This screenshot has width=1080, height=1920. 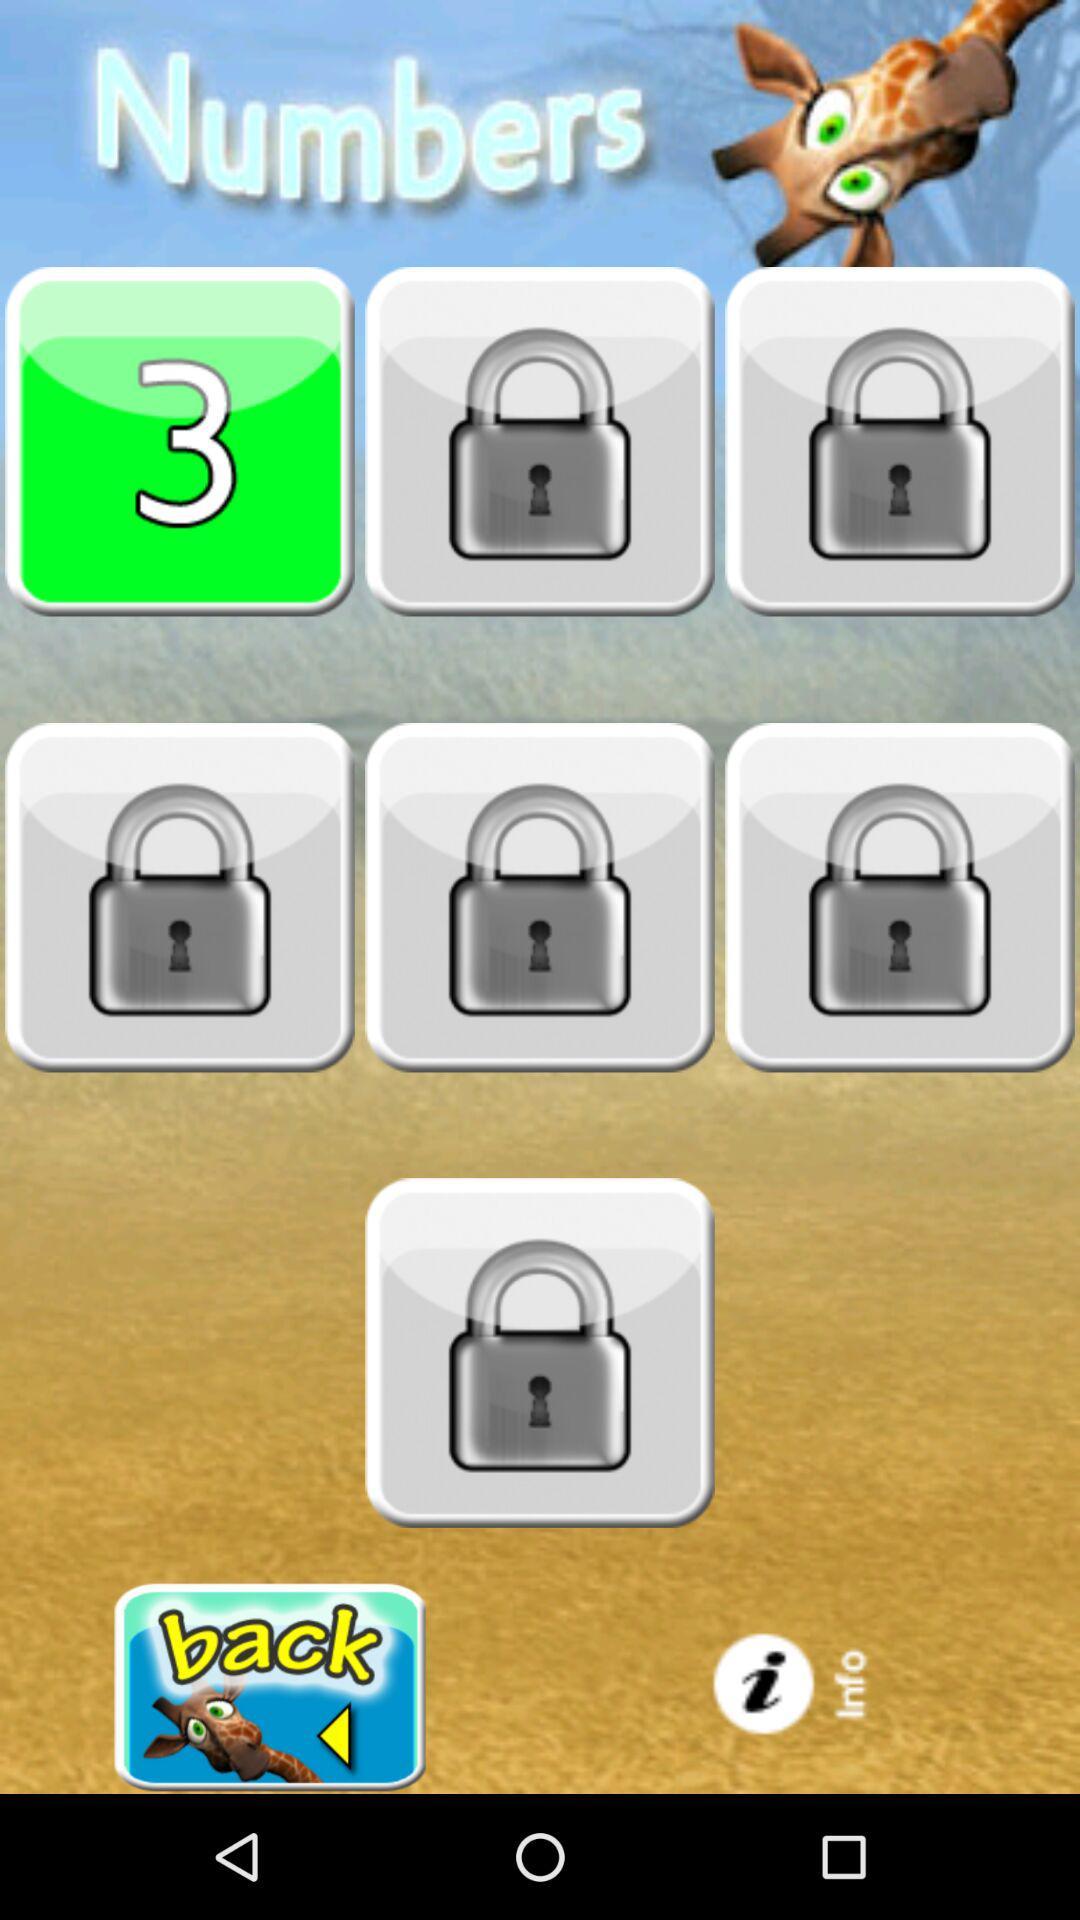 I want to click on locked number, so click(x=898, y=440).